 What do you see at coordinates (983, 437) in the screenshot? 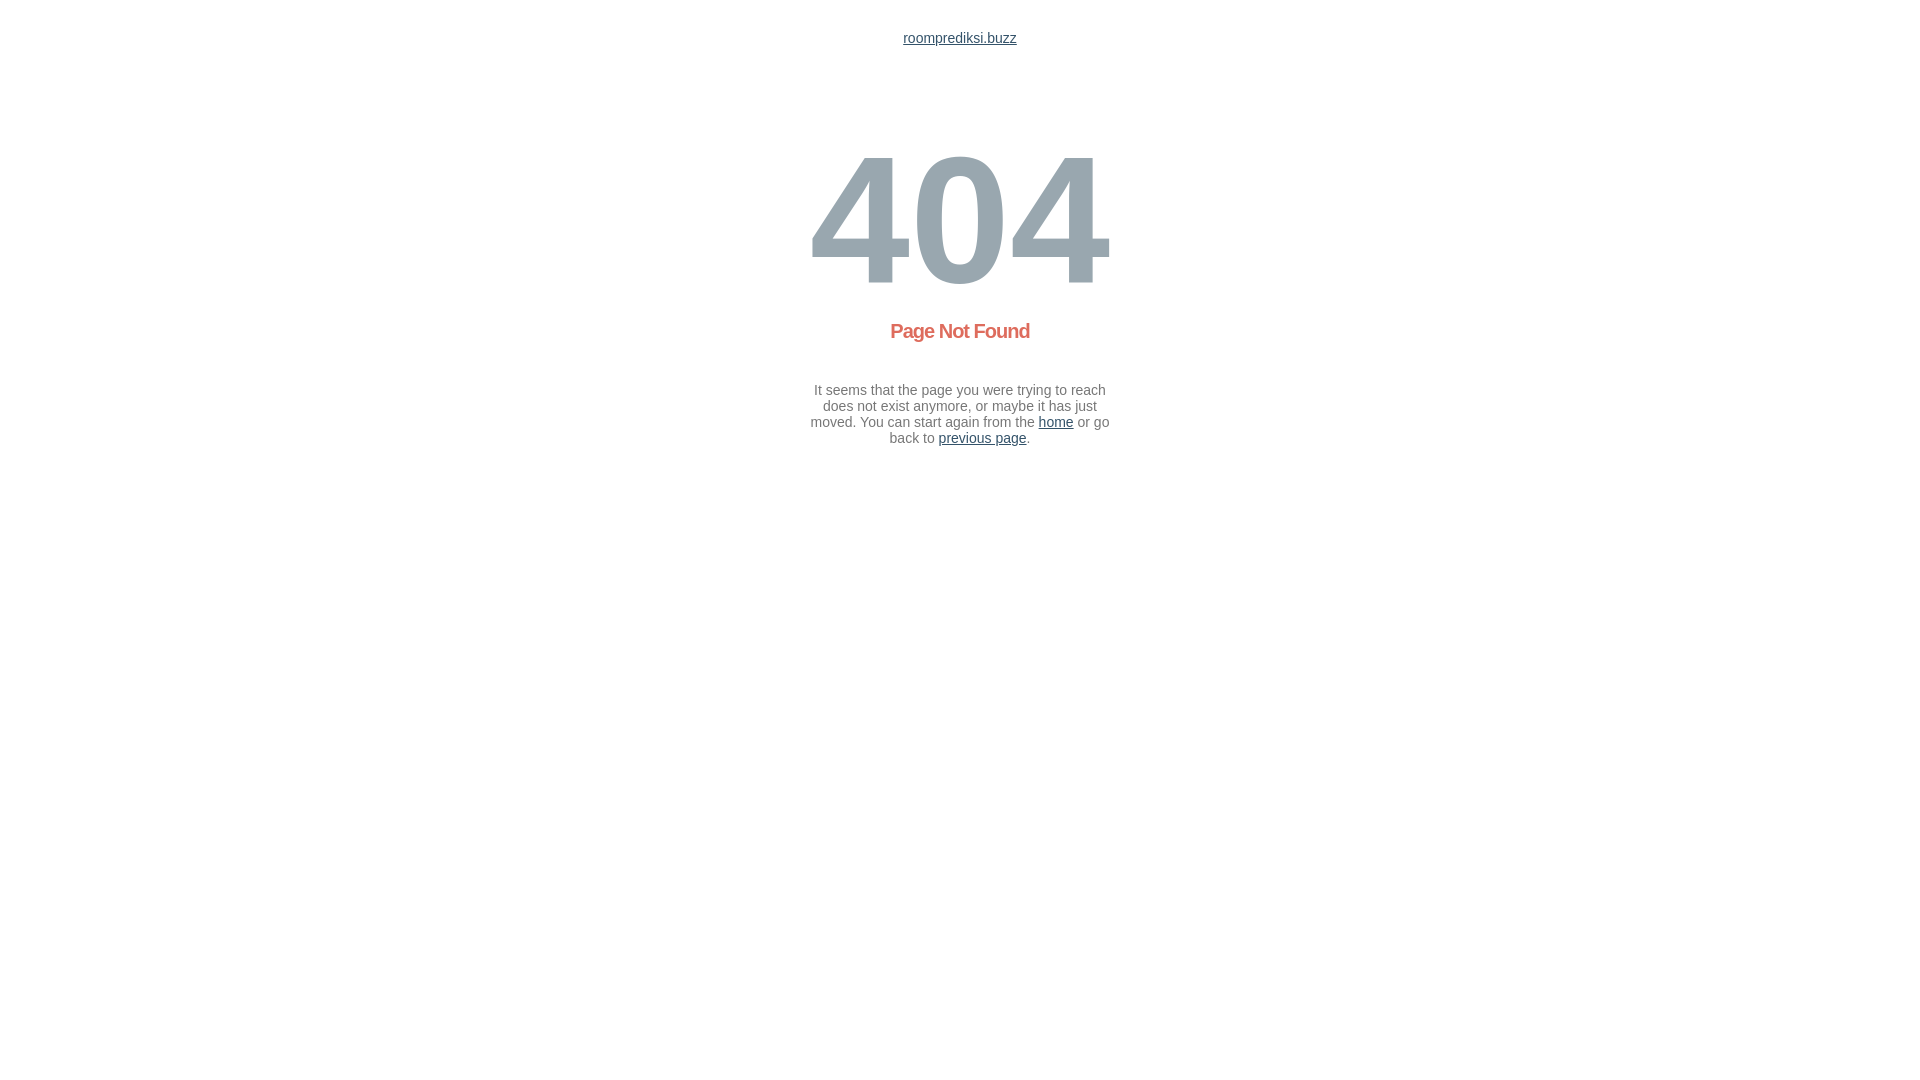
I see `'previous page'` at bounding box center [983, 437].